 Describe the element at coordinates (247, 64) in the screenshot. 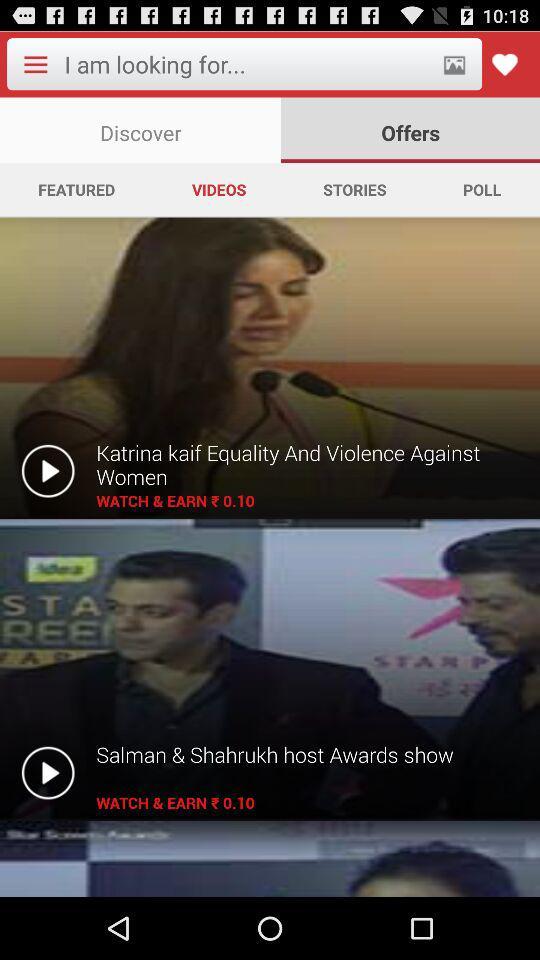

I see `icon above the discover app` at that location.